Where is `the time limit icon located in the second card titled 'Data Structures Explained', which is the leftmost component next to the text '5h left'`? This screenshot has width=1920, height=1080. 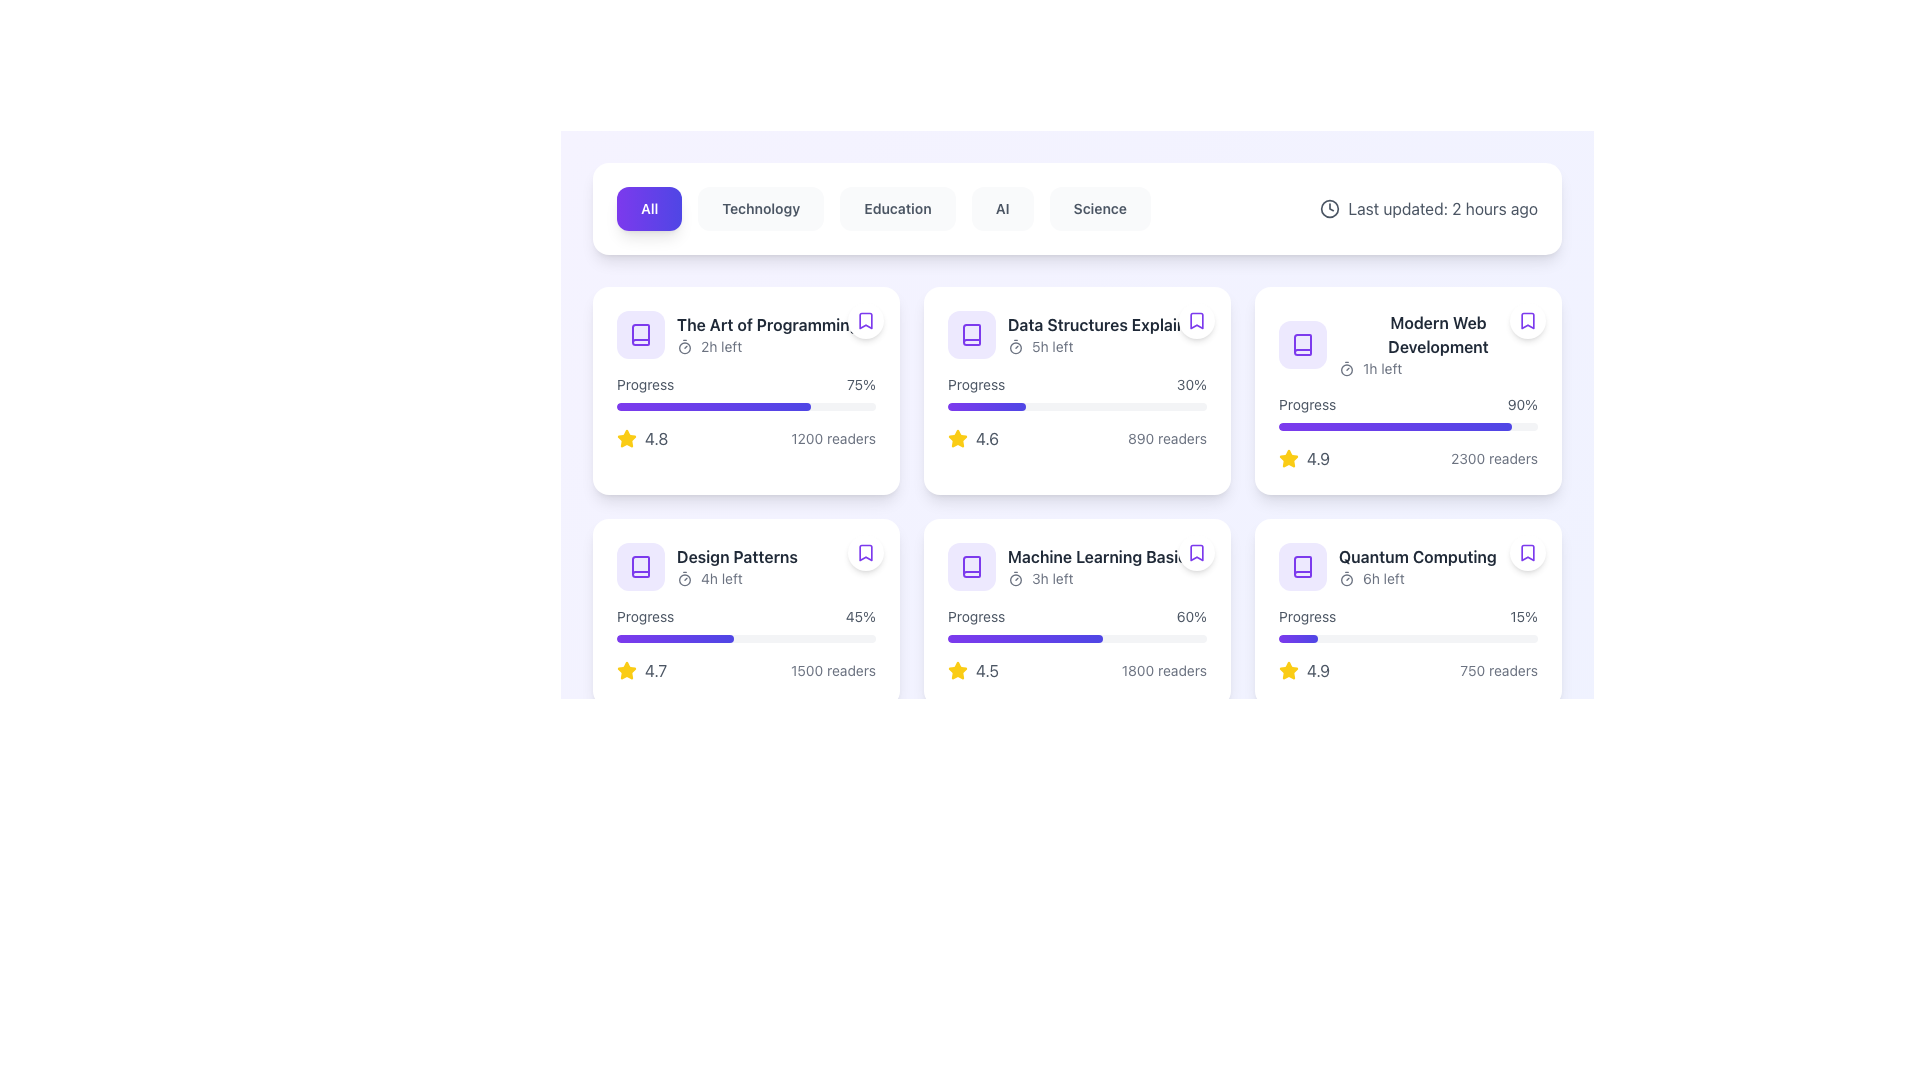
the time limit icon located in the second card titled 'Data Structures Explained', which is the leftmost component next to the text '5h left' is located at coordinates (1016, 346).